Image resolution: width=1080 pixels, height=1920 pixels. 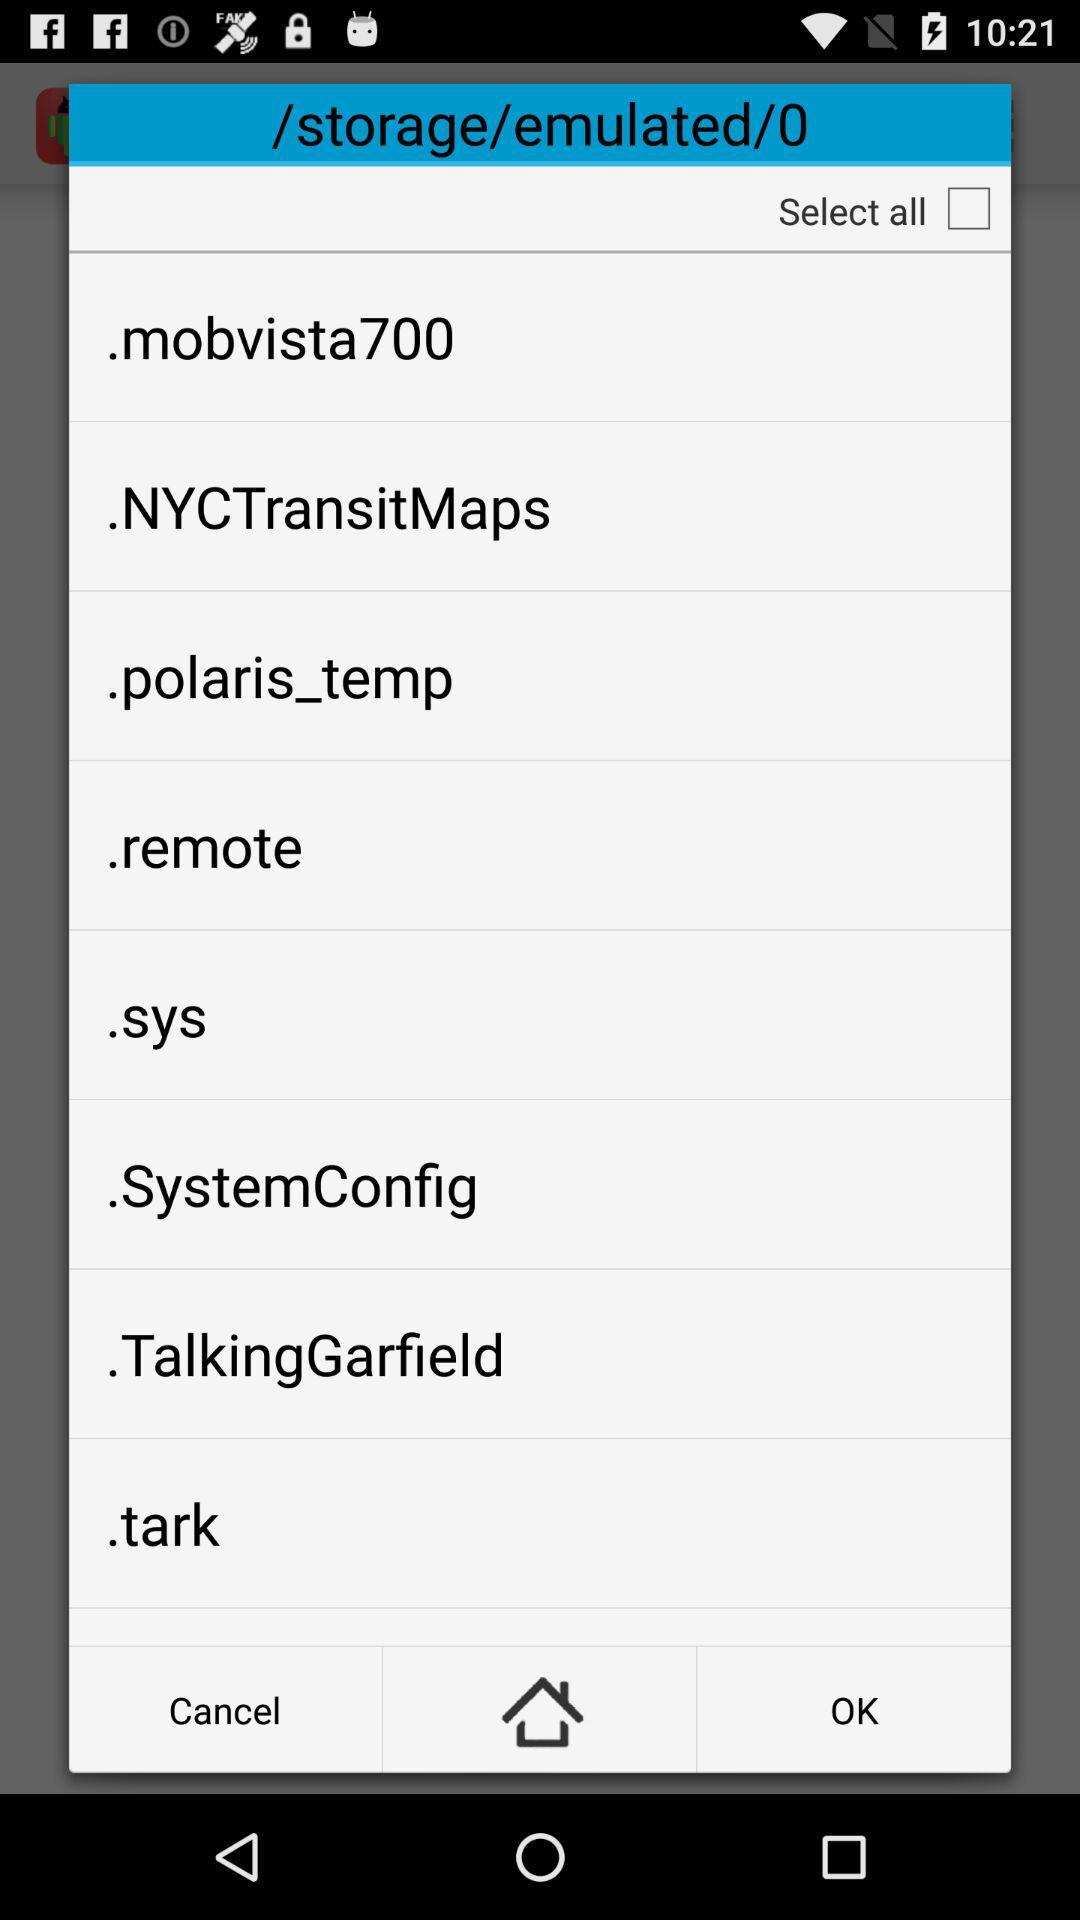 What do you see at coordinates (967, 208) in the screenshot?
I see `select all` at bounding box center [967, 208].